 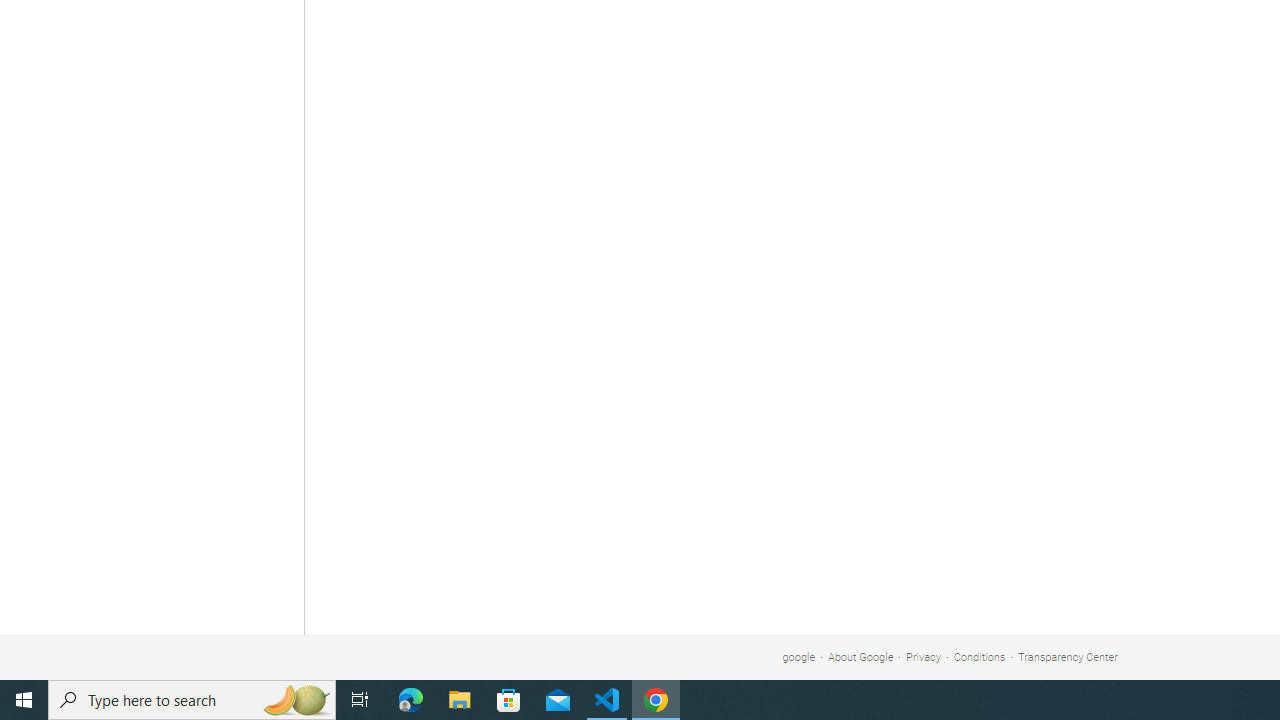 What do you see at coordinates (509, 698) in the screenshot?
I see `'Microsoft Store'` at bounding box center [509, 698].